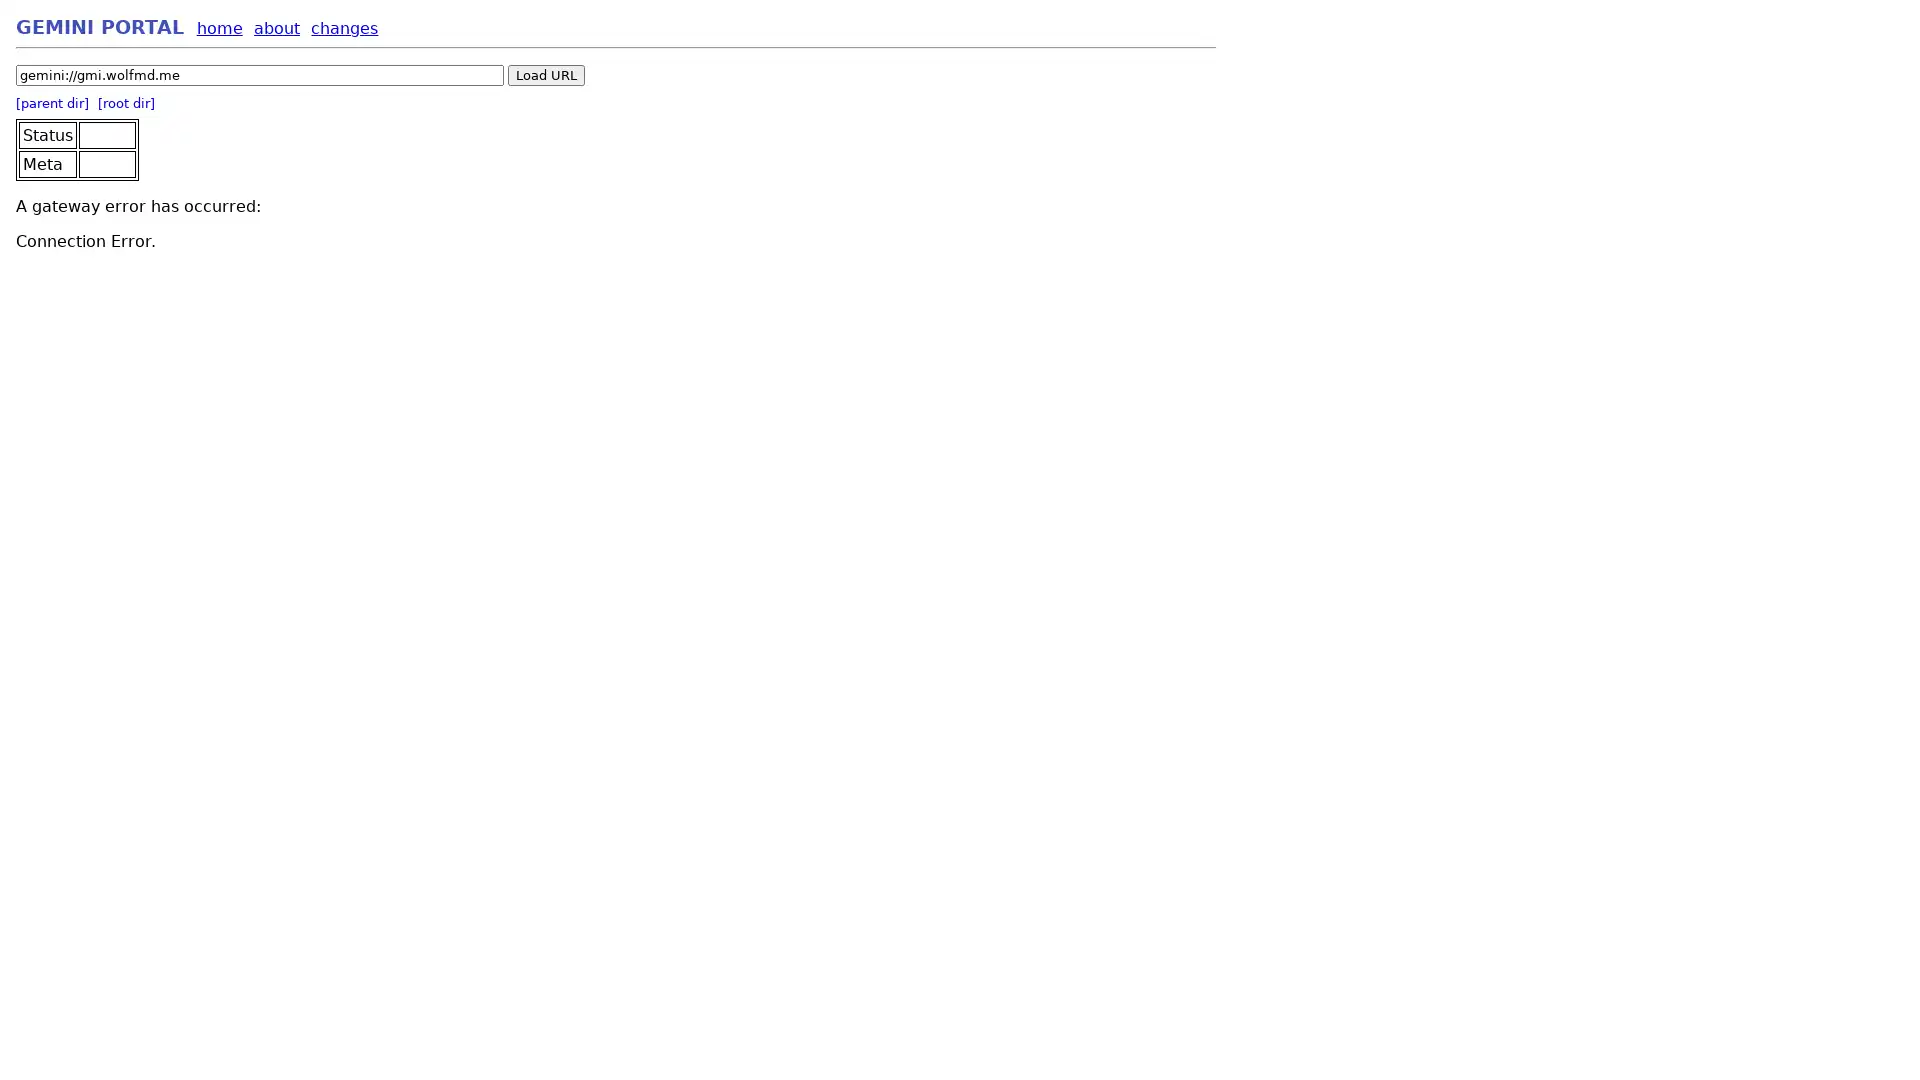 Image resolution: width=1920 pixels, height=1080 pixels. I want to click on Load URL, so click(546, 74).